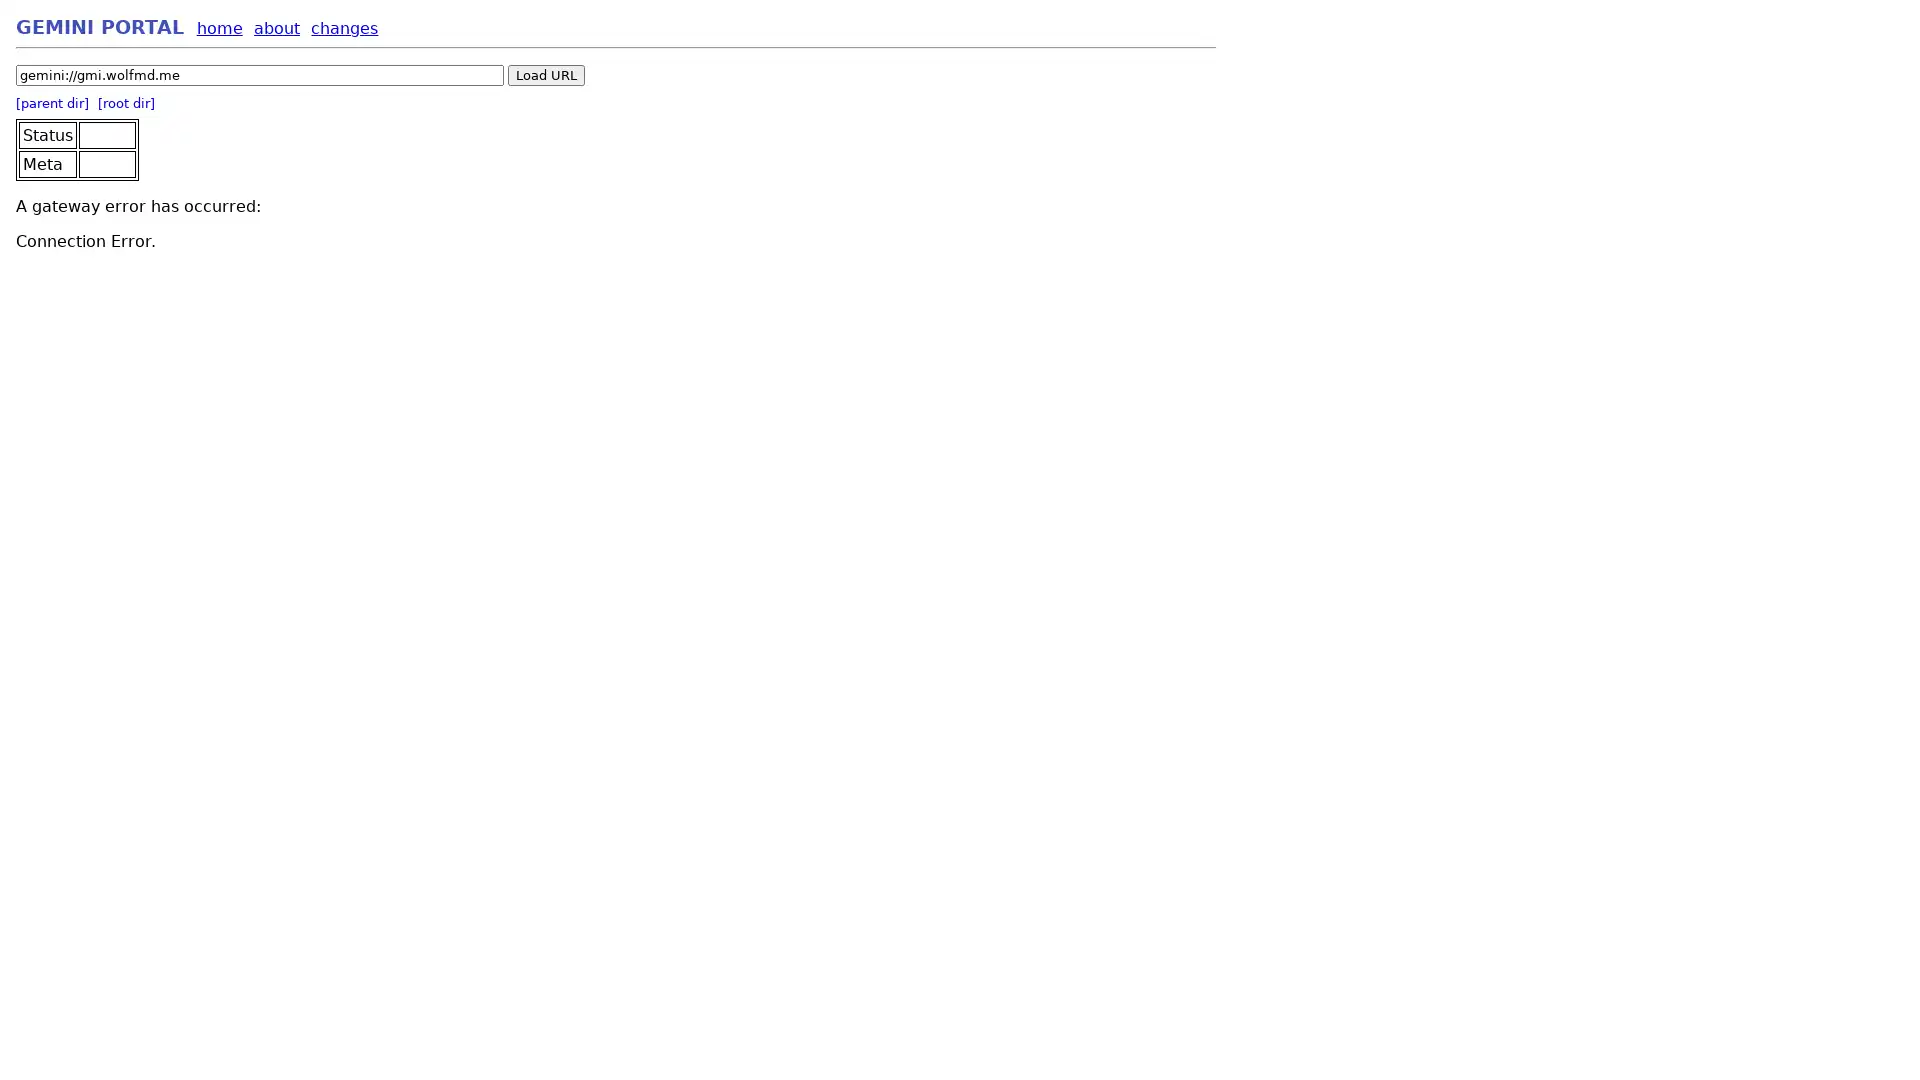 Image resolution: width=1920 pixels, height=1080 pixels. I want to click on Load URL, so click(546, 74).